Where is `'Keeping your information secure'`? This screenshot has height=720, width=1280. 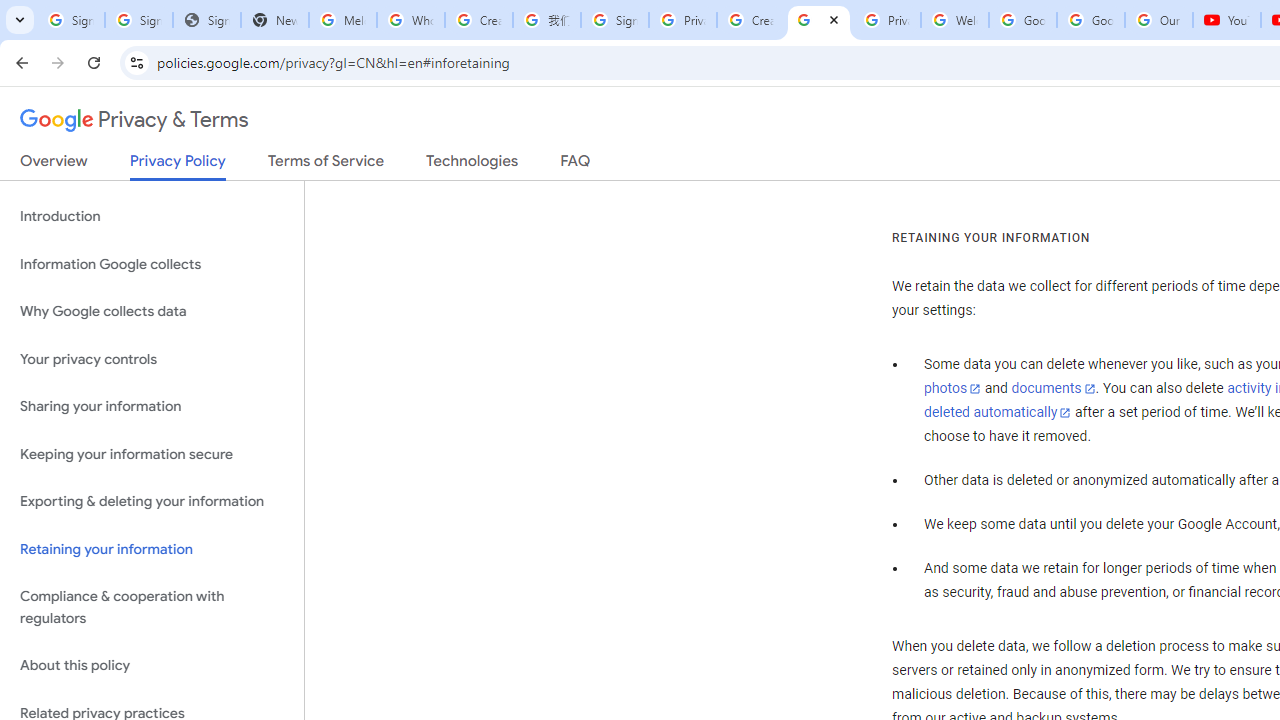 'Keeping your information secure' is located at coordinates (151, 454).